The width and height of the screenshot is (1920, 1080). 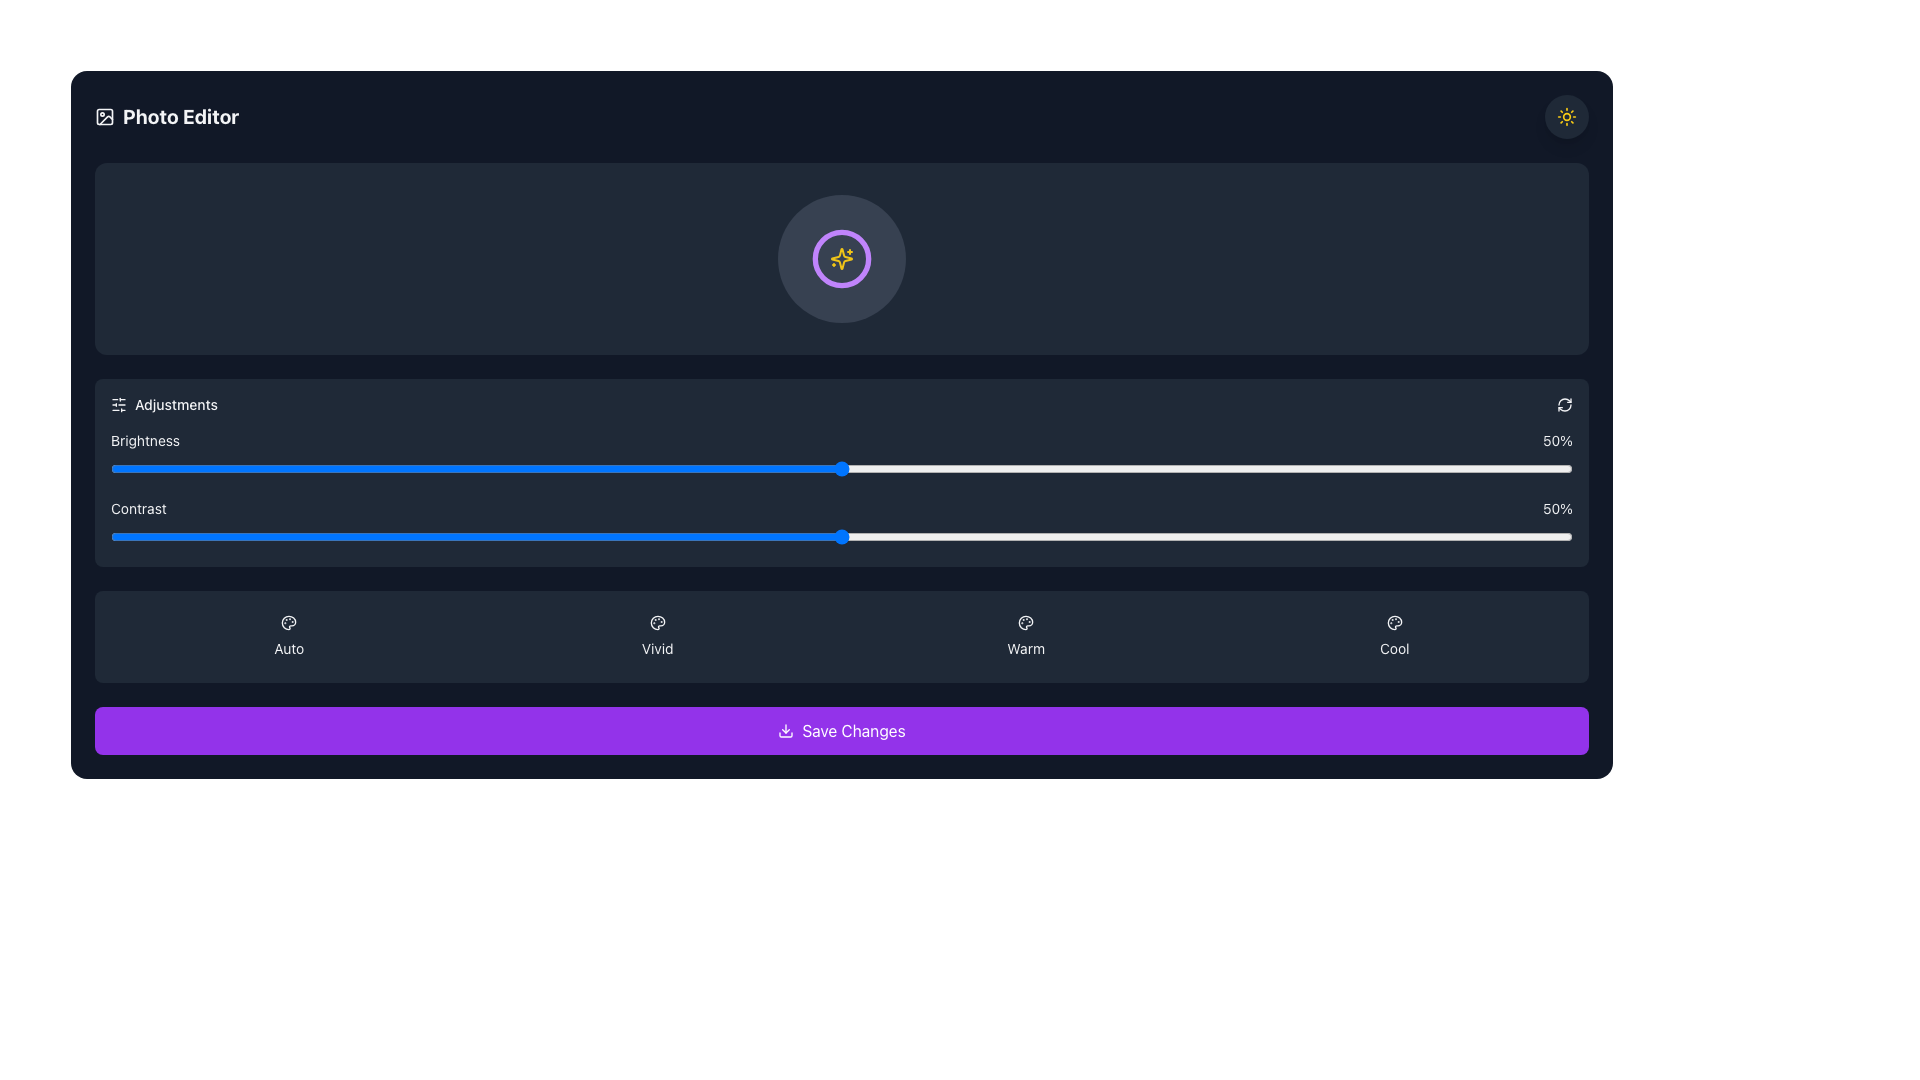 What do you see at coordinates (491, 535) in the screenshot?
I see `contrast` at bounding box center [491, 535].